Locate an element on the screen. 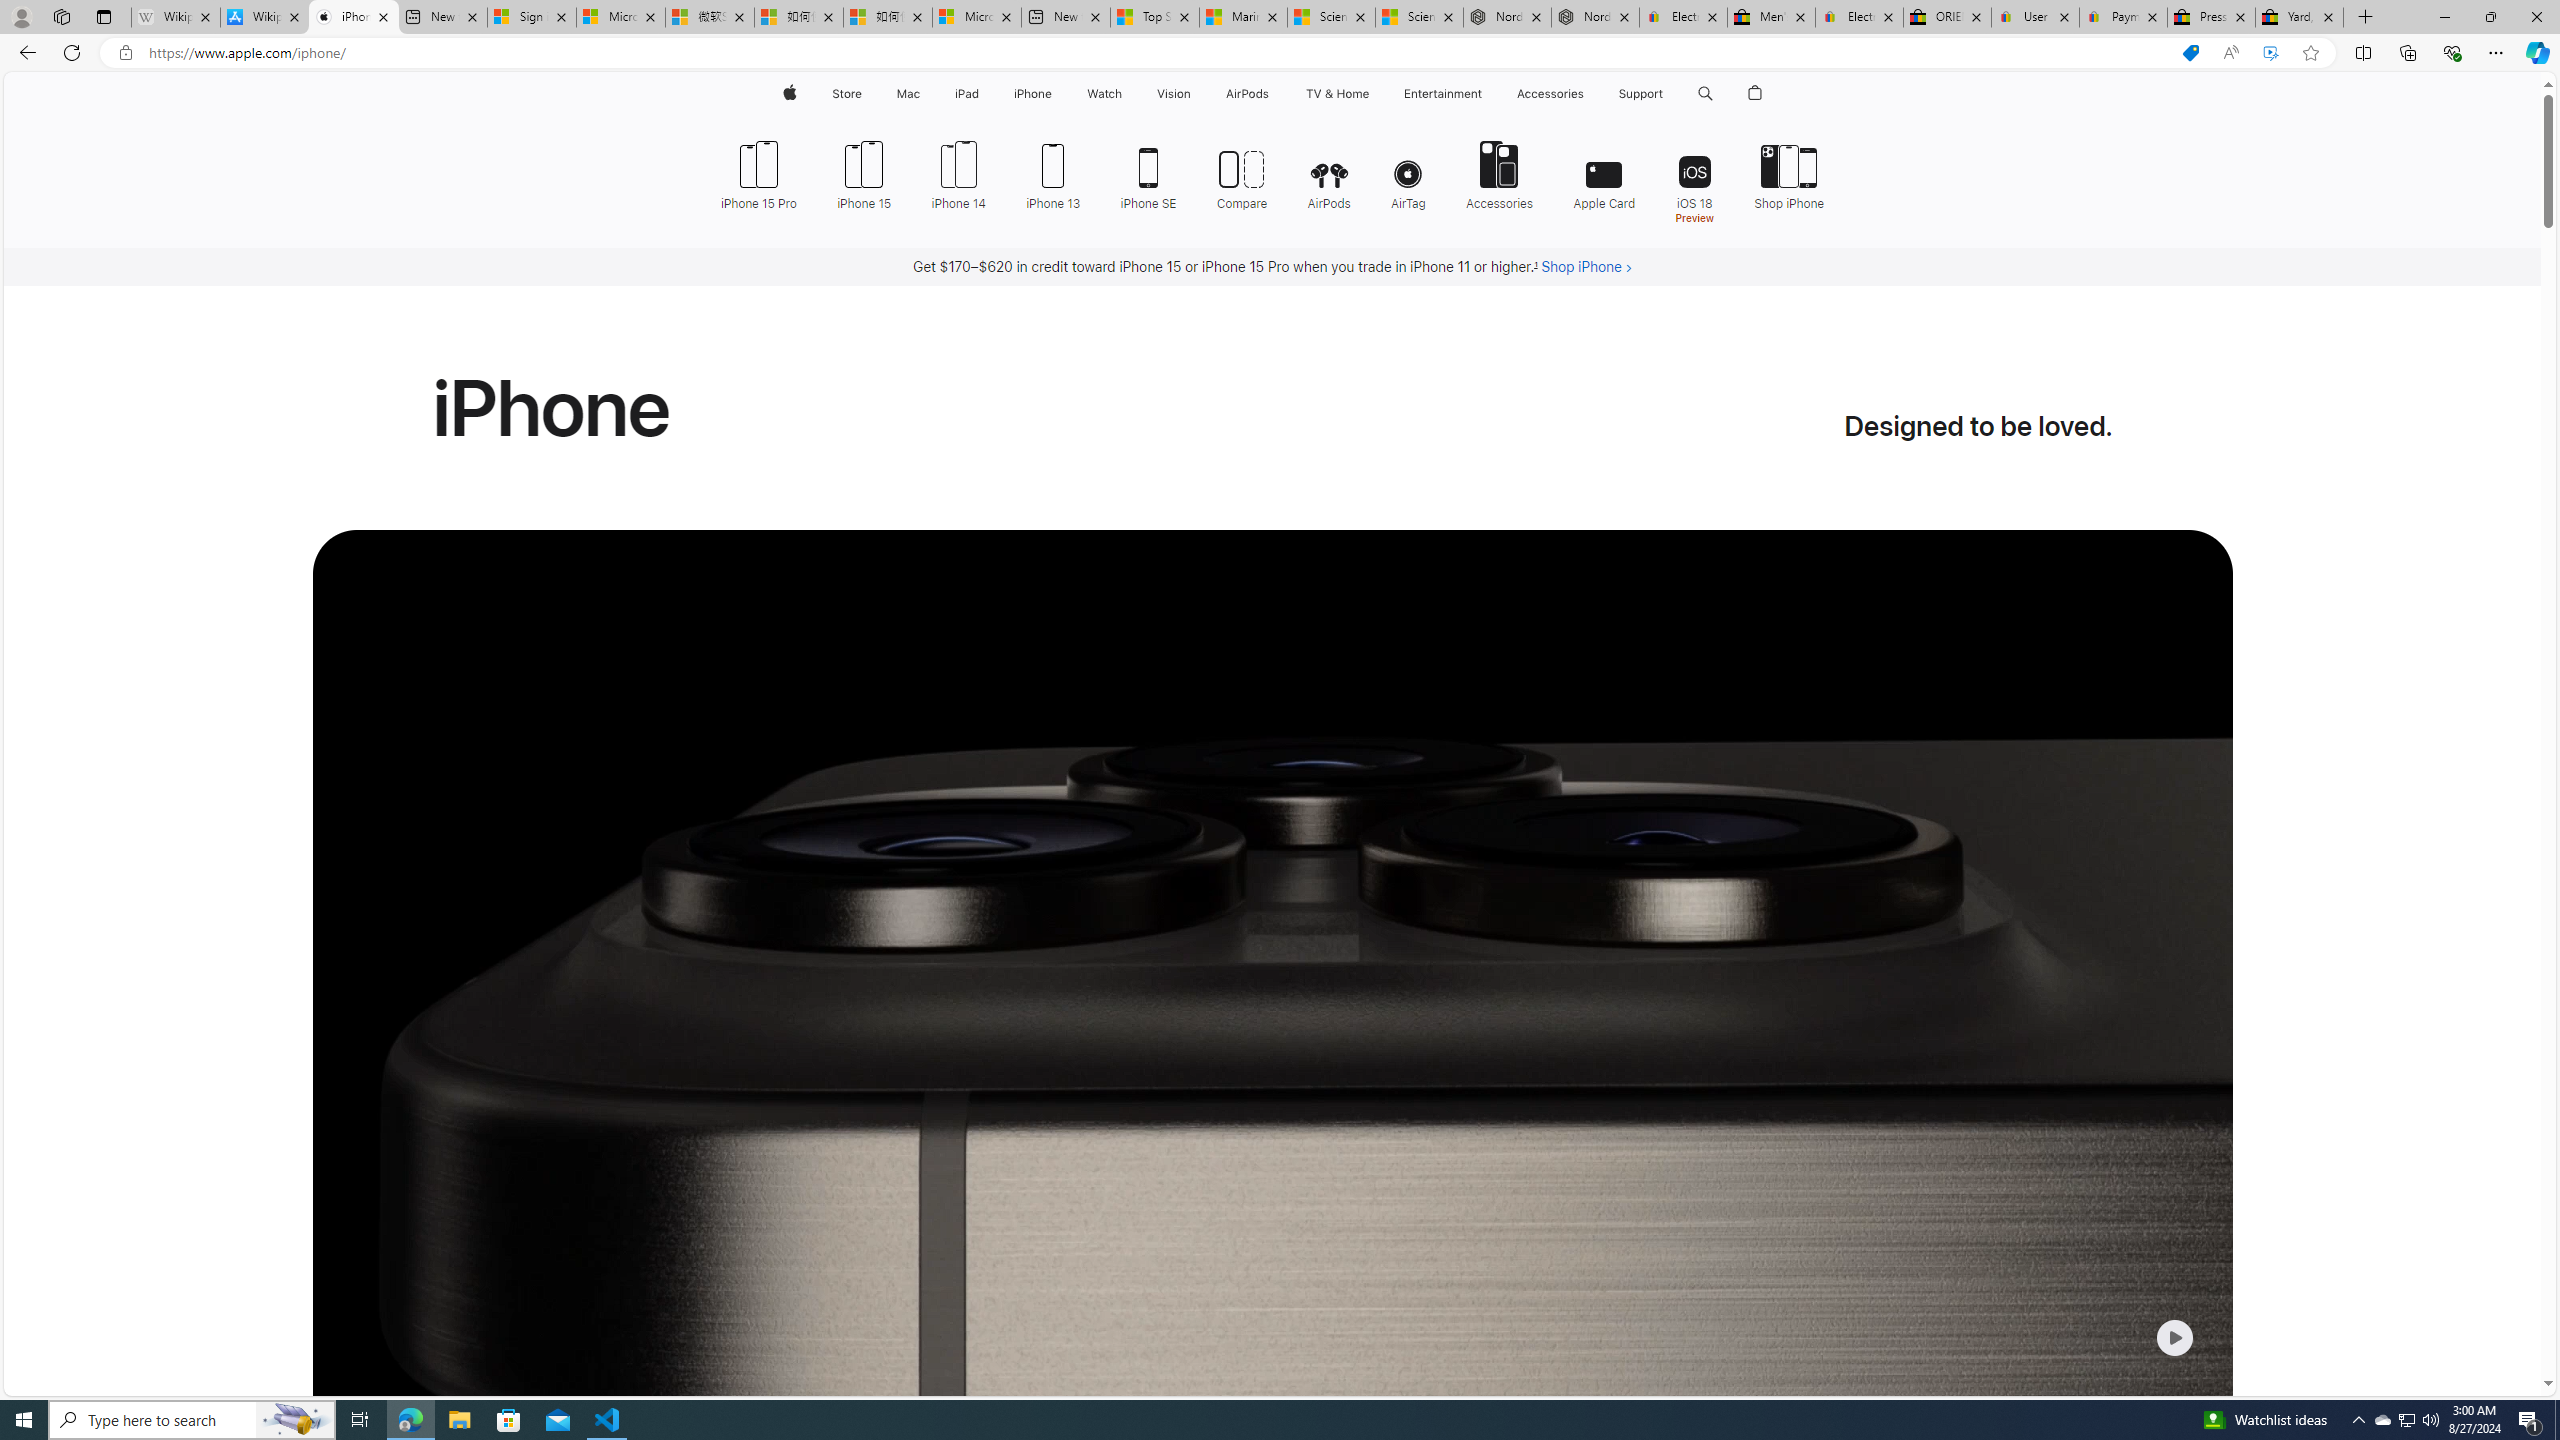  'Watch menu' is located at coordinates (1126, 93).